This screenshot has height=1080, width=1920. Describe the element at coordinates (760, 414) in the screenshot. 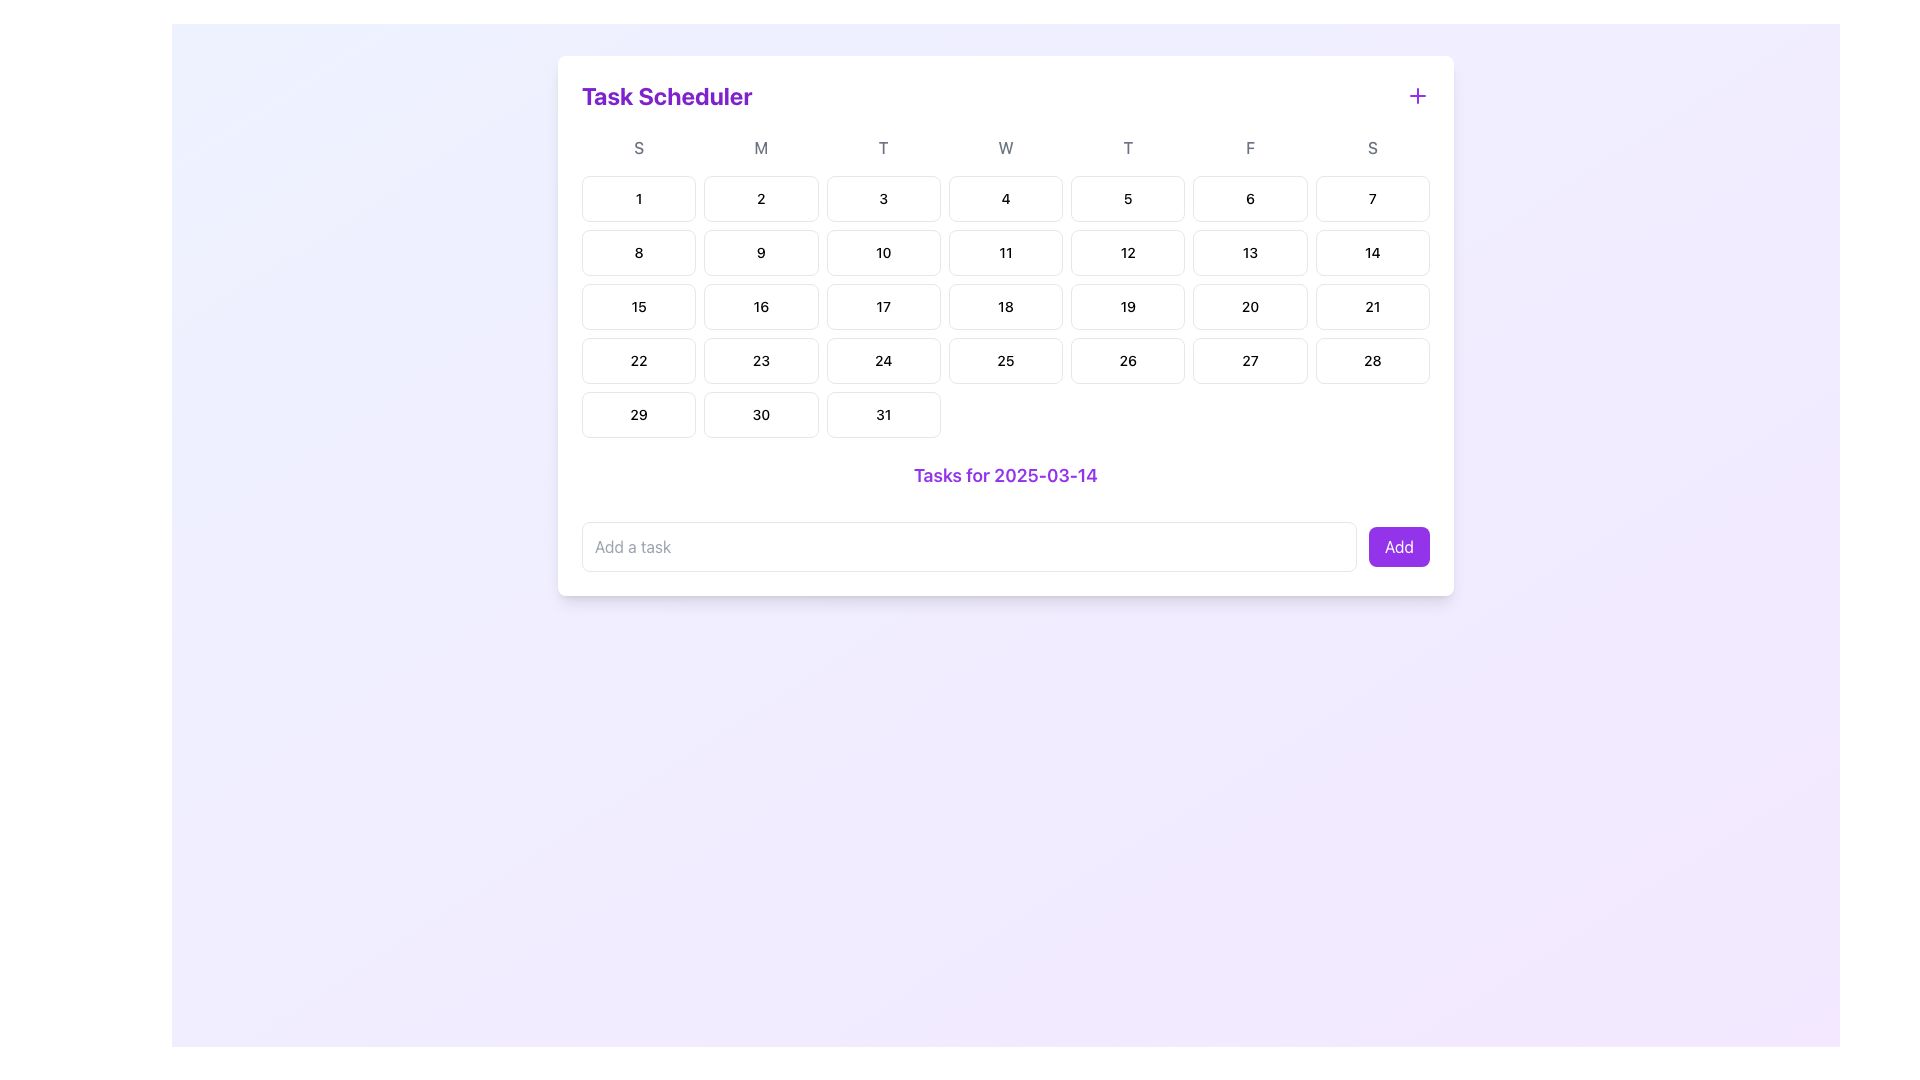

I see `the selectable day button in the Task Scheduler section, located in the last row of the calendar grid, which is the sixth item in its row` at that location.